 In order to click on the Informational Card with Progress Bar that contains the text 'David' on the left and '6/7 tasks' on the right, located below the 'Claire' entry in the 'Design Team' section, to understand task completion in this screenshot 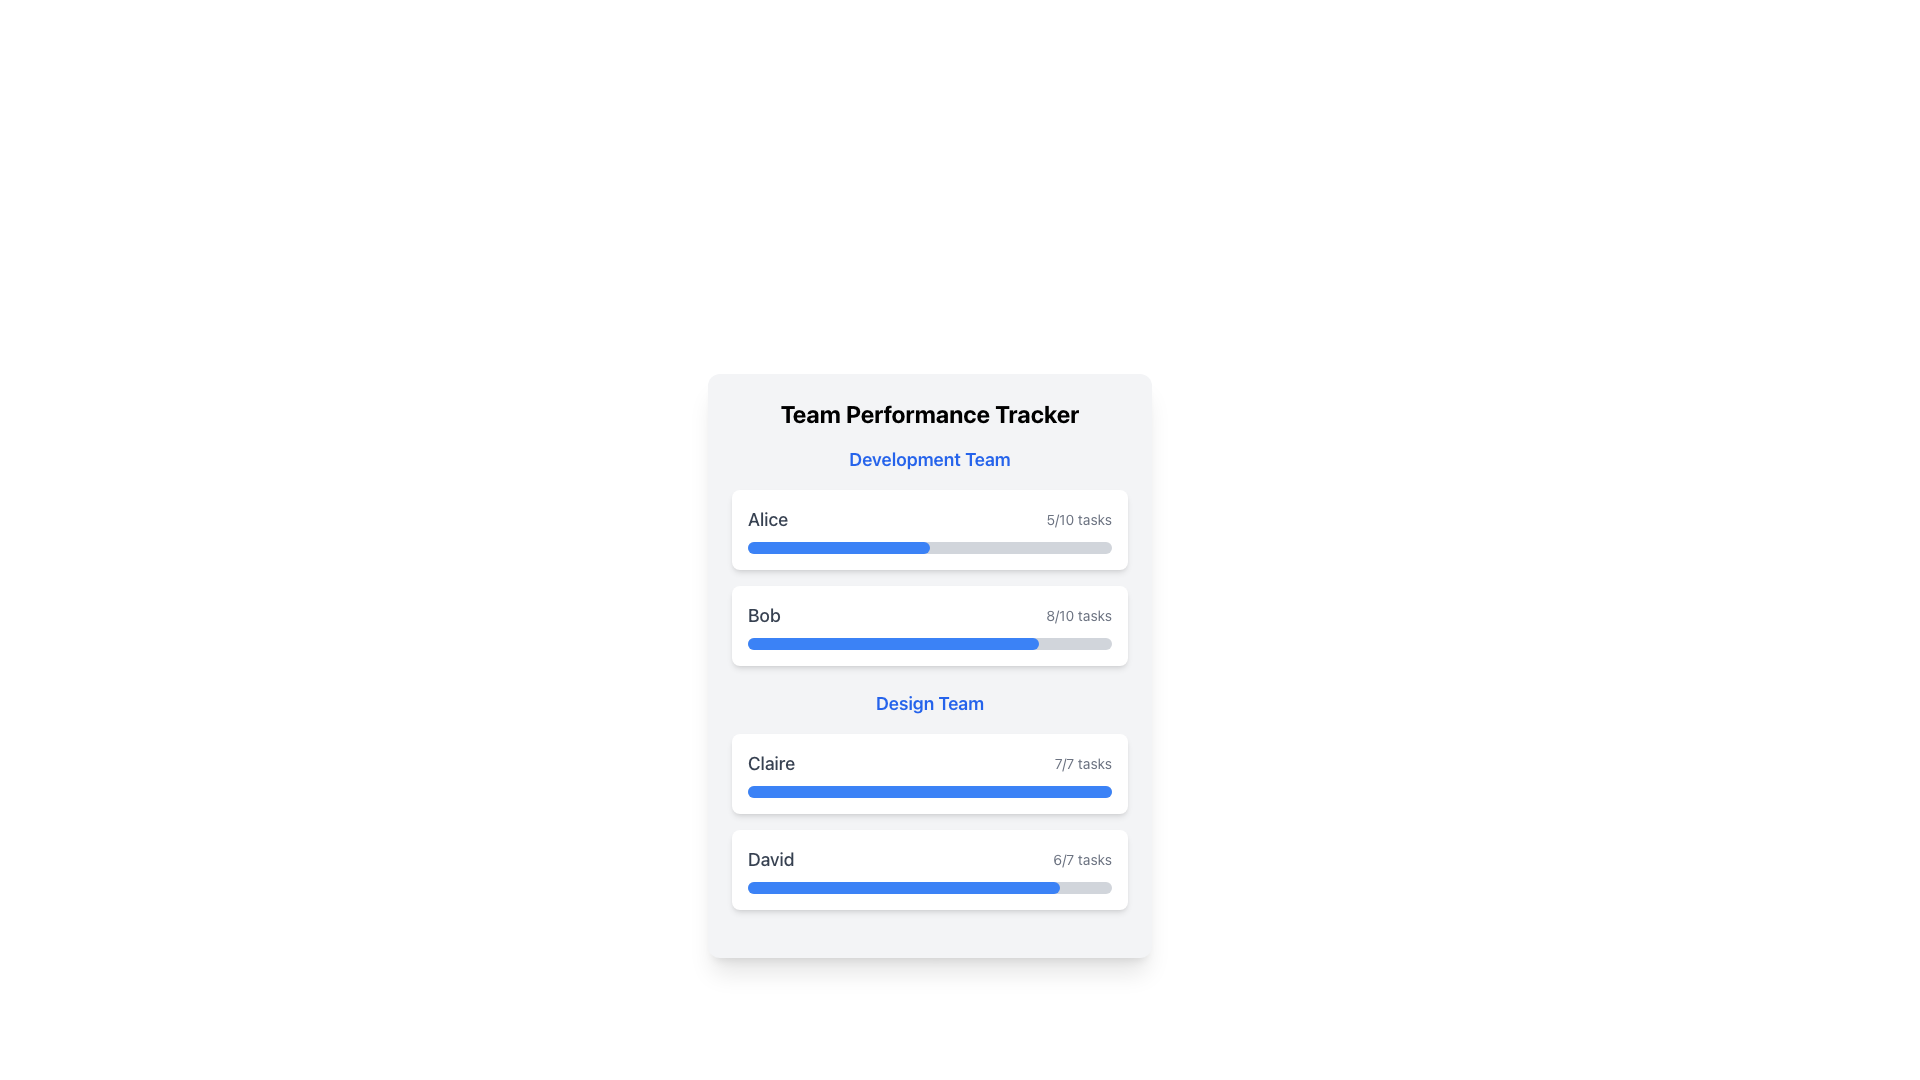, I will do `click(929, 869)`.